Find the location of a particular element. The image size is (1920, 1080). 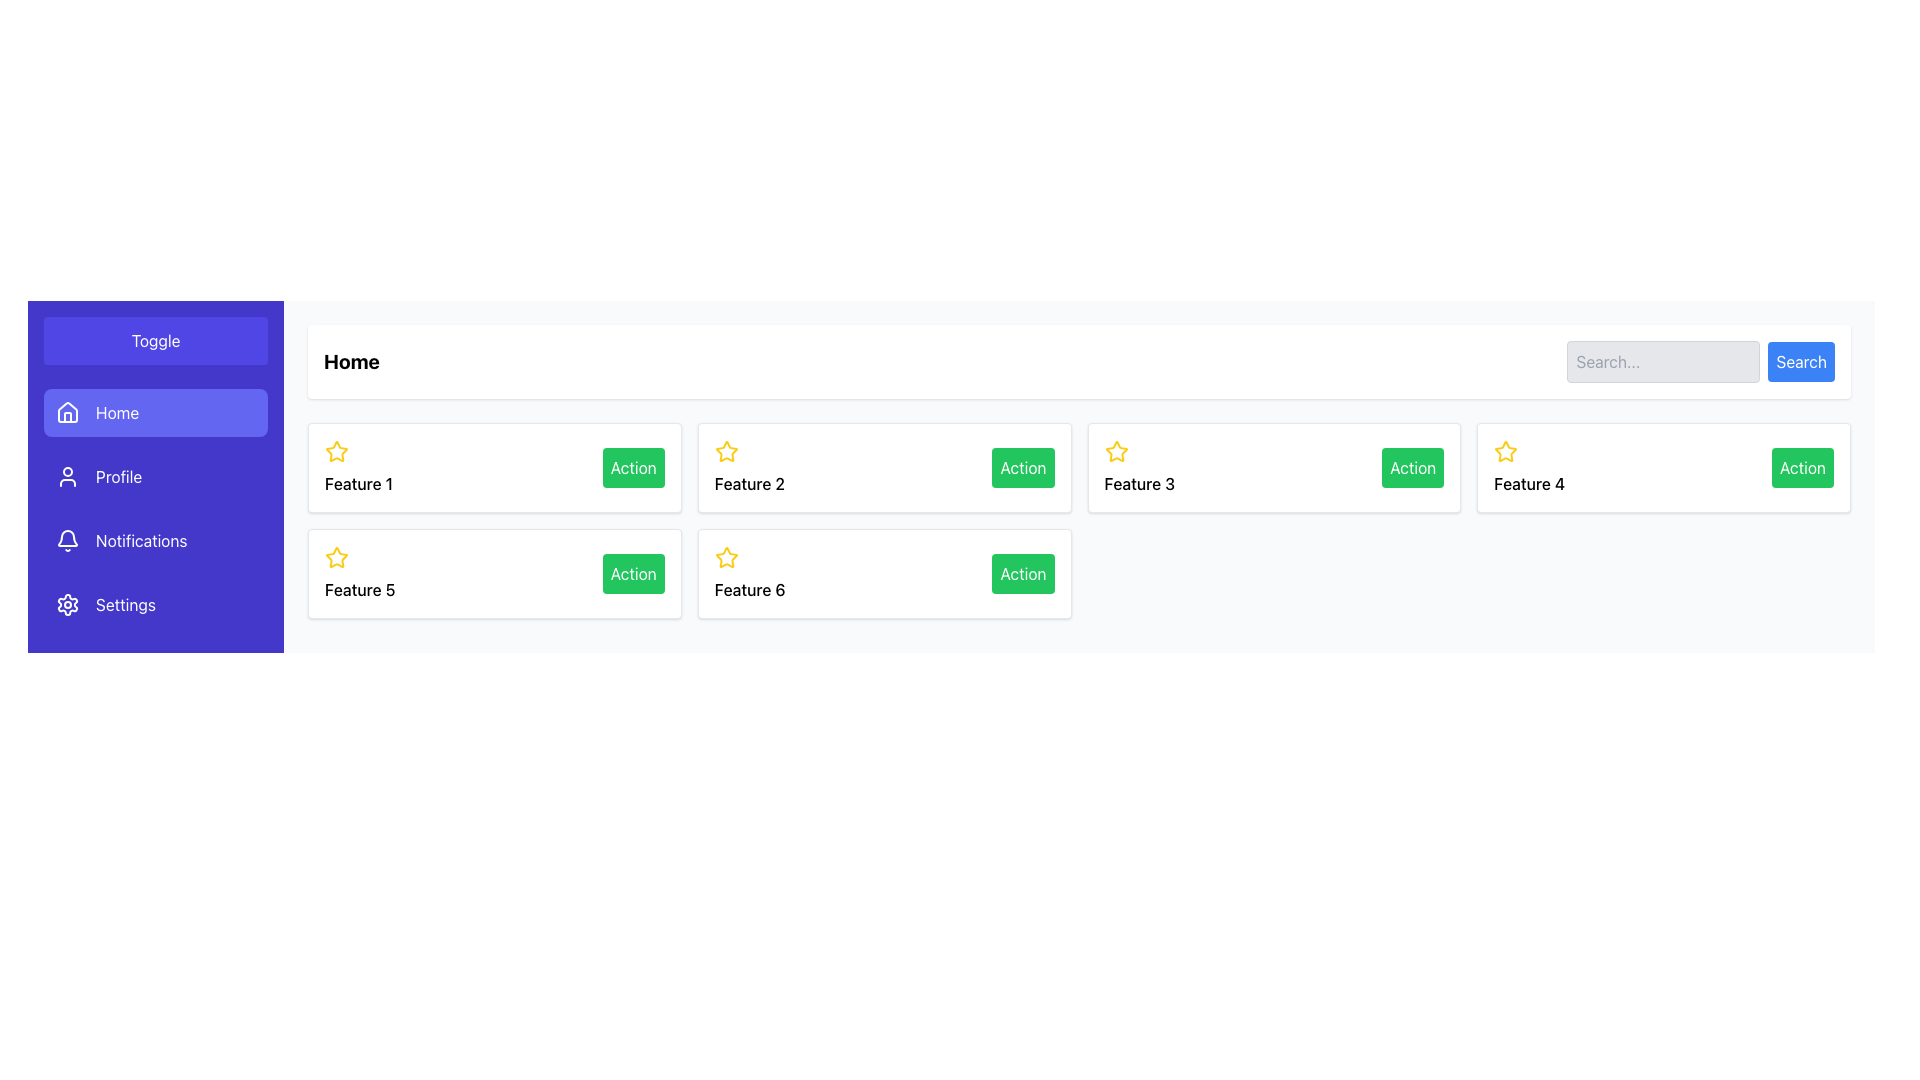

descriptive text from the Text Label in the third feature card in the upper row, located between a yellow star icon and a green 'Action' button is located at coordinates (1139, 483).